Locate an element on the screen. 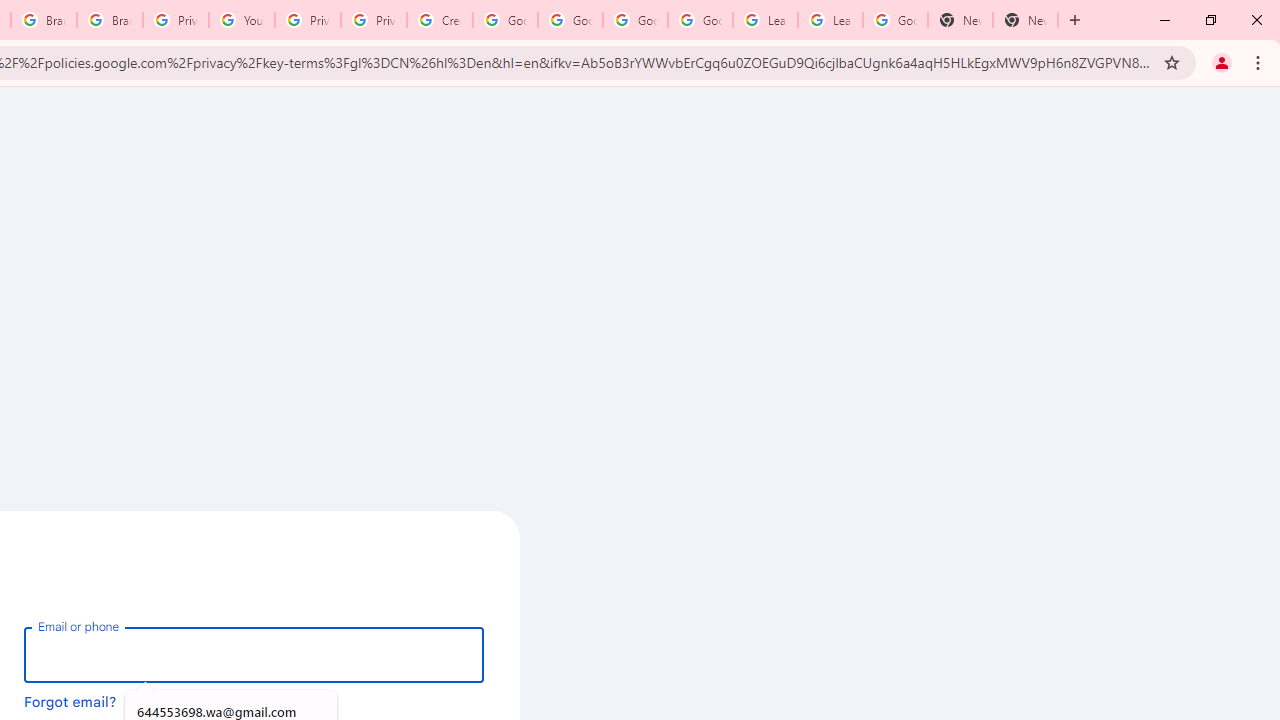 The height and width of the screenshot is (720, 1280). 'Forgot email?' is located at coordinates (70, 700).